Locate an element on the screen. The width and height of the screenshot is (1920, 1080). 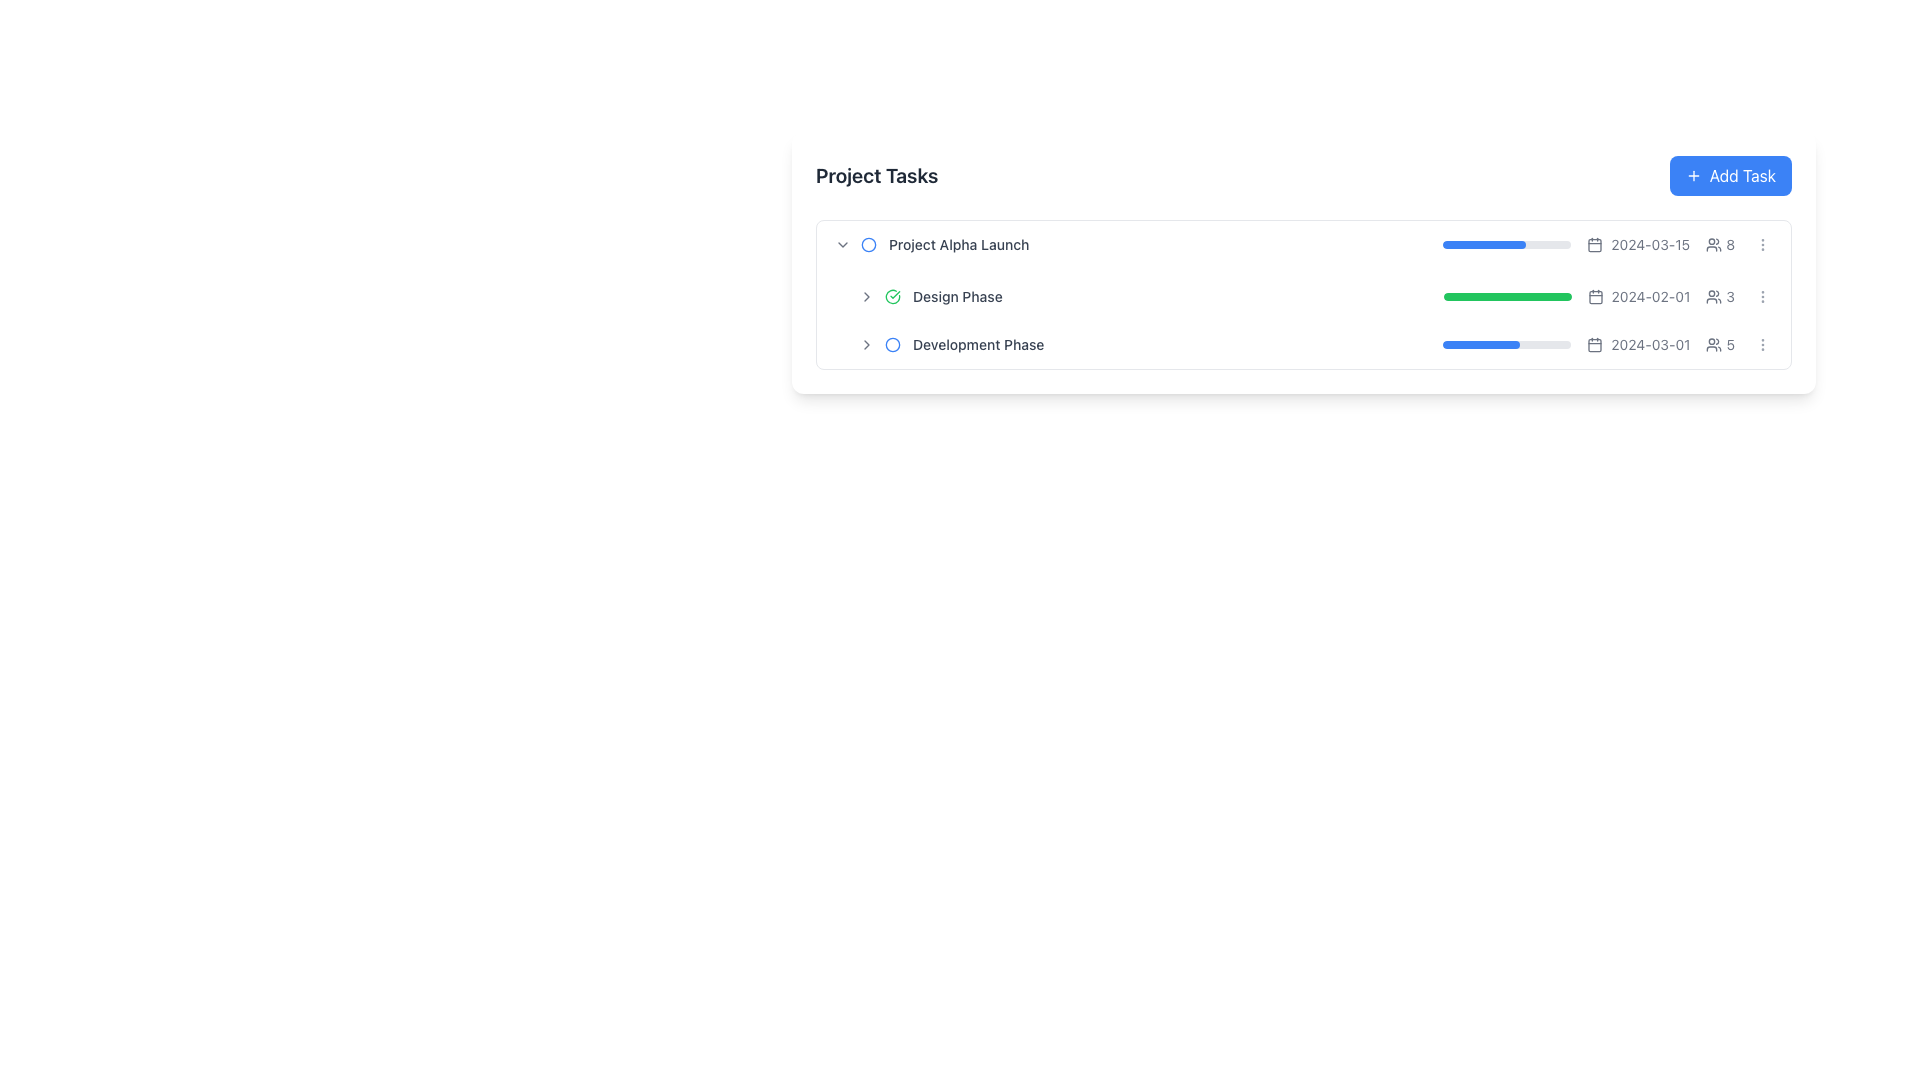
the blue outlined circle icon located next to the 'Development Phase' text, which is the third icon in the list of project phases under 'Project Tasks.' is located at coordinates (868, 244).